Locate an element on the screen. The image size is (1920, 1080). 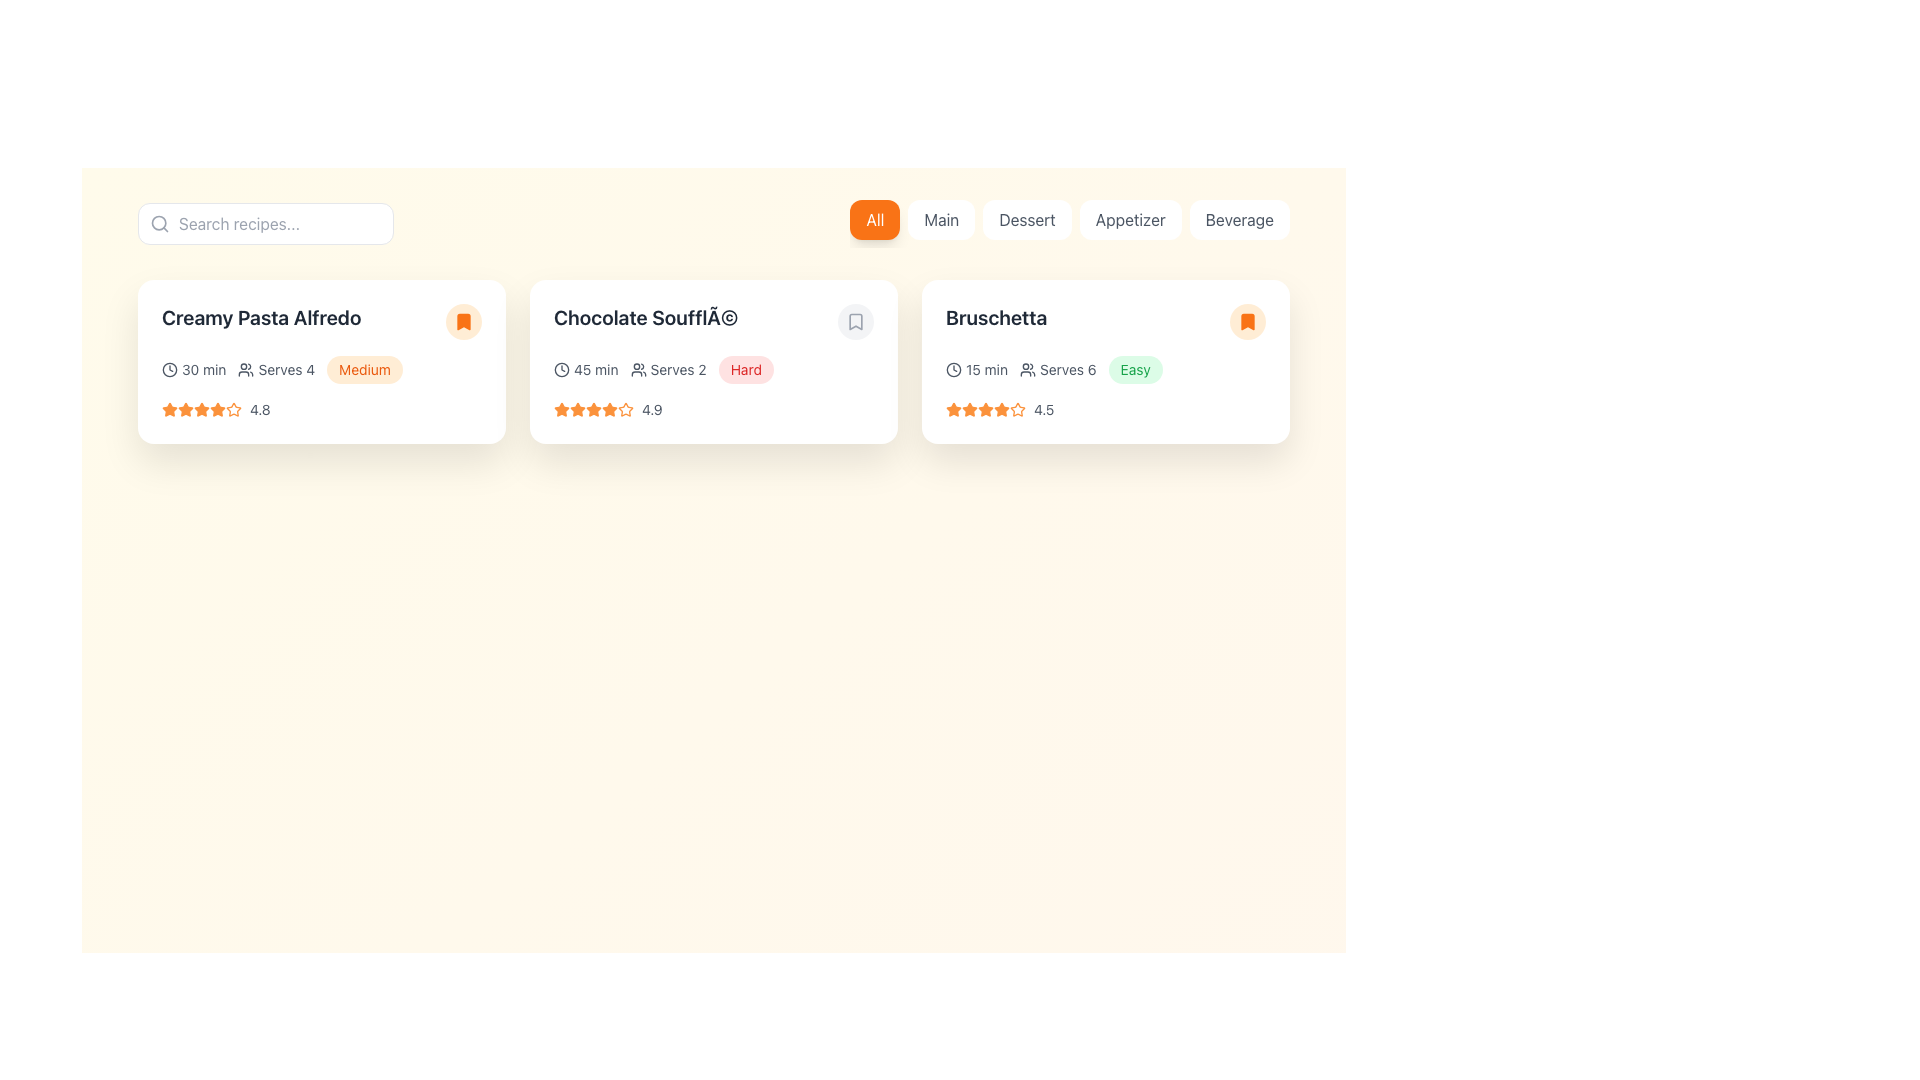
the SVG circle element that enhances the visual appearance of the search icon, located at the top-left region of the interface is located at coordinates (158, 223).